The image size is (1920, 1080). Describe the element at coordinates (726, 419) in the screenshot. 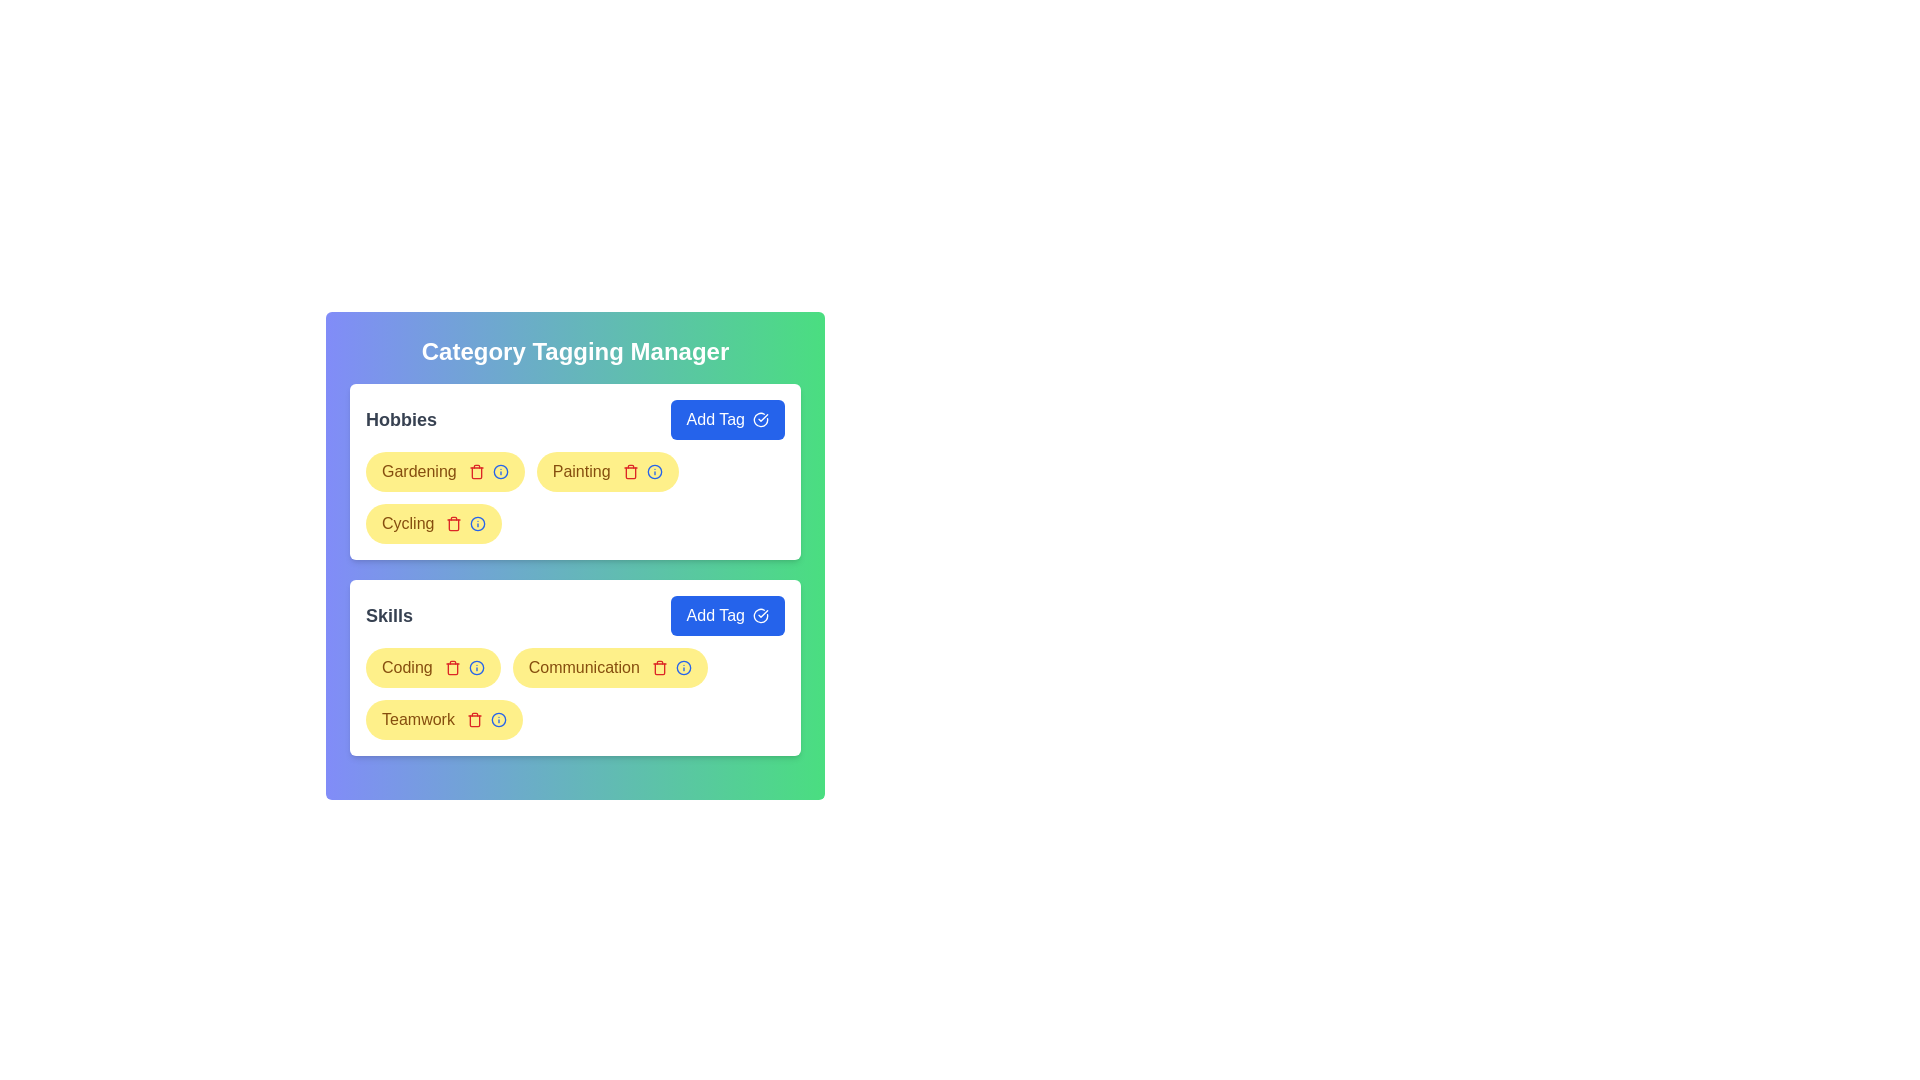

I see `the button located on the right side of the 'Hobbies' section within the 'Category Tagging Manager'` at that location.